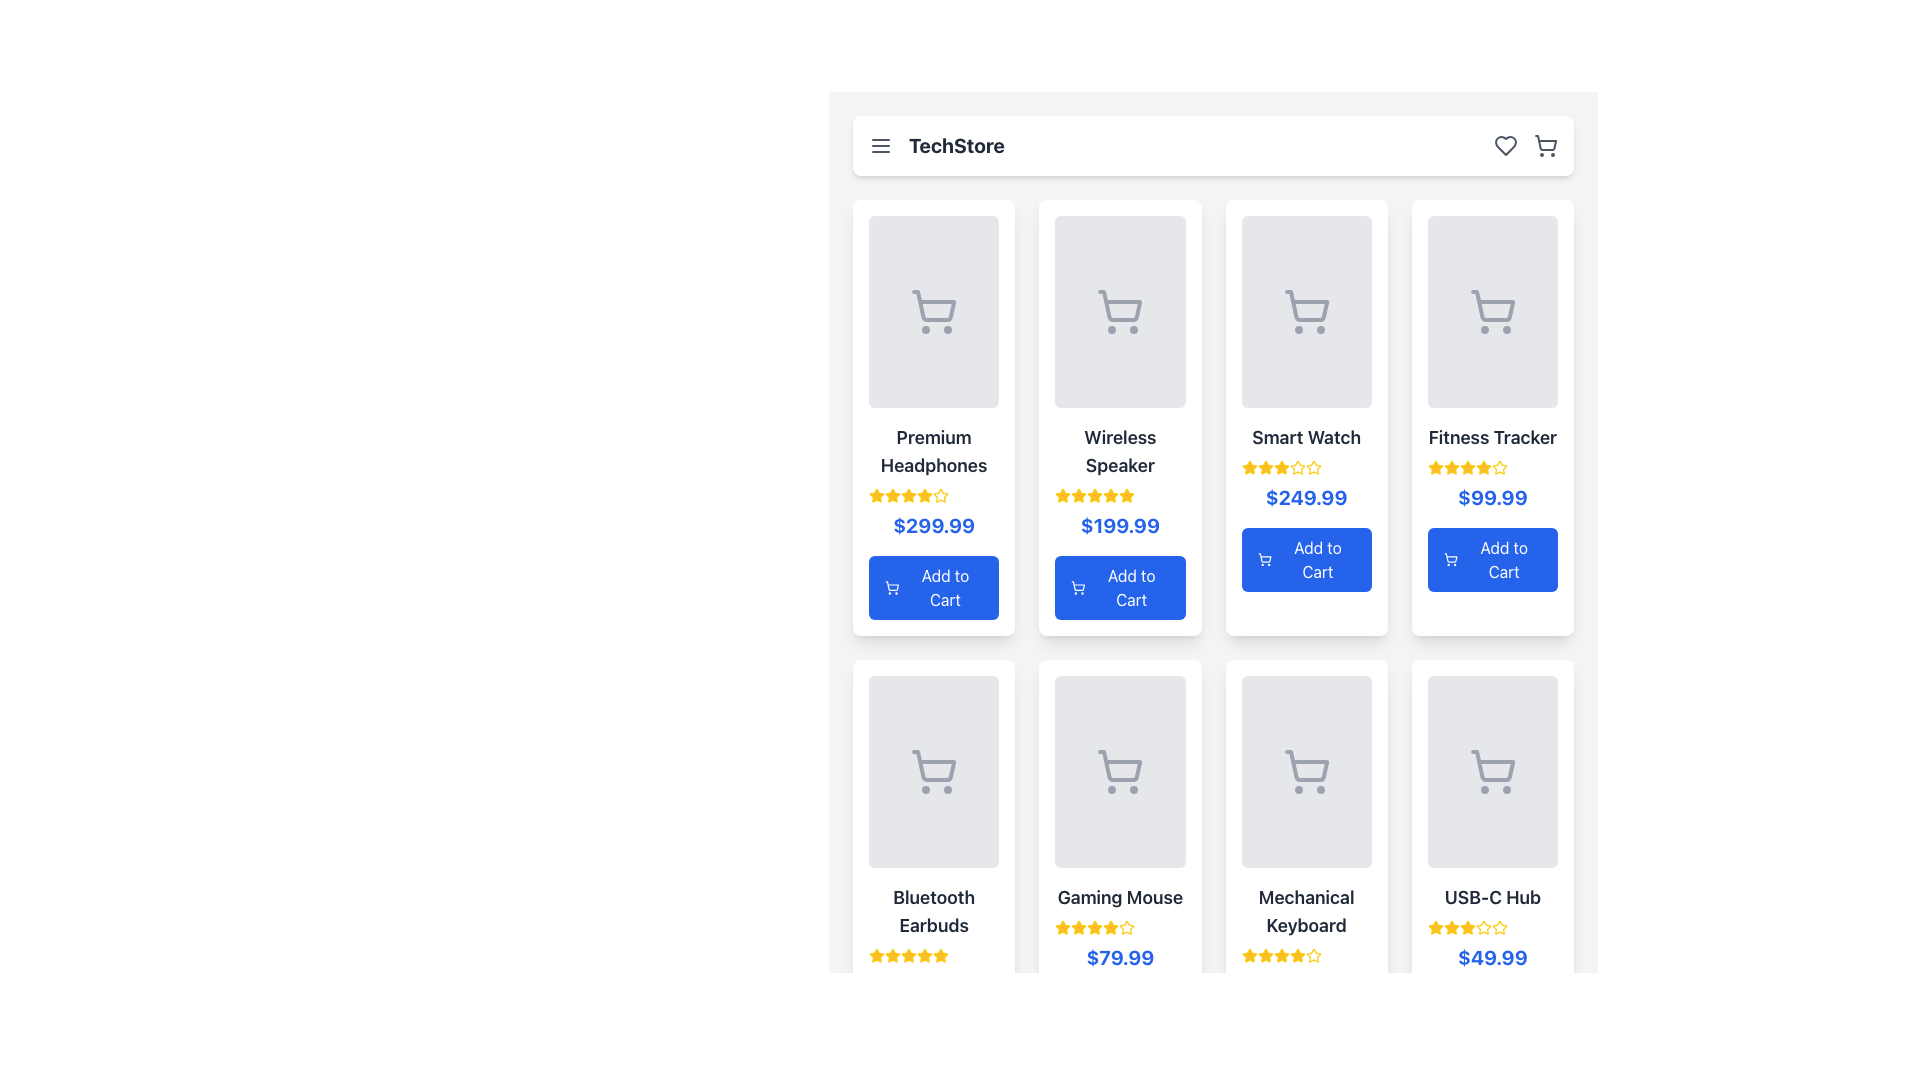  What do you see at coordinates (1297, 955) in the screenshot?
I see `the fifth star icon in the rating component of the product card titled 'Mechanical Keyboard' to indicate a rating` at bounding box center [1297, 955].